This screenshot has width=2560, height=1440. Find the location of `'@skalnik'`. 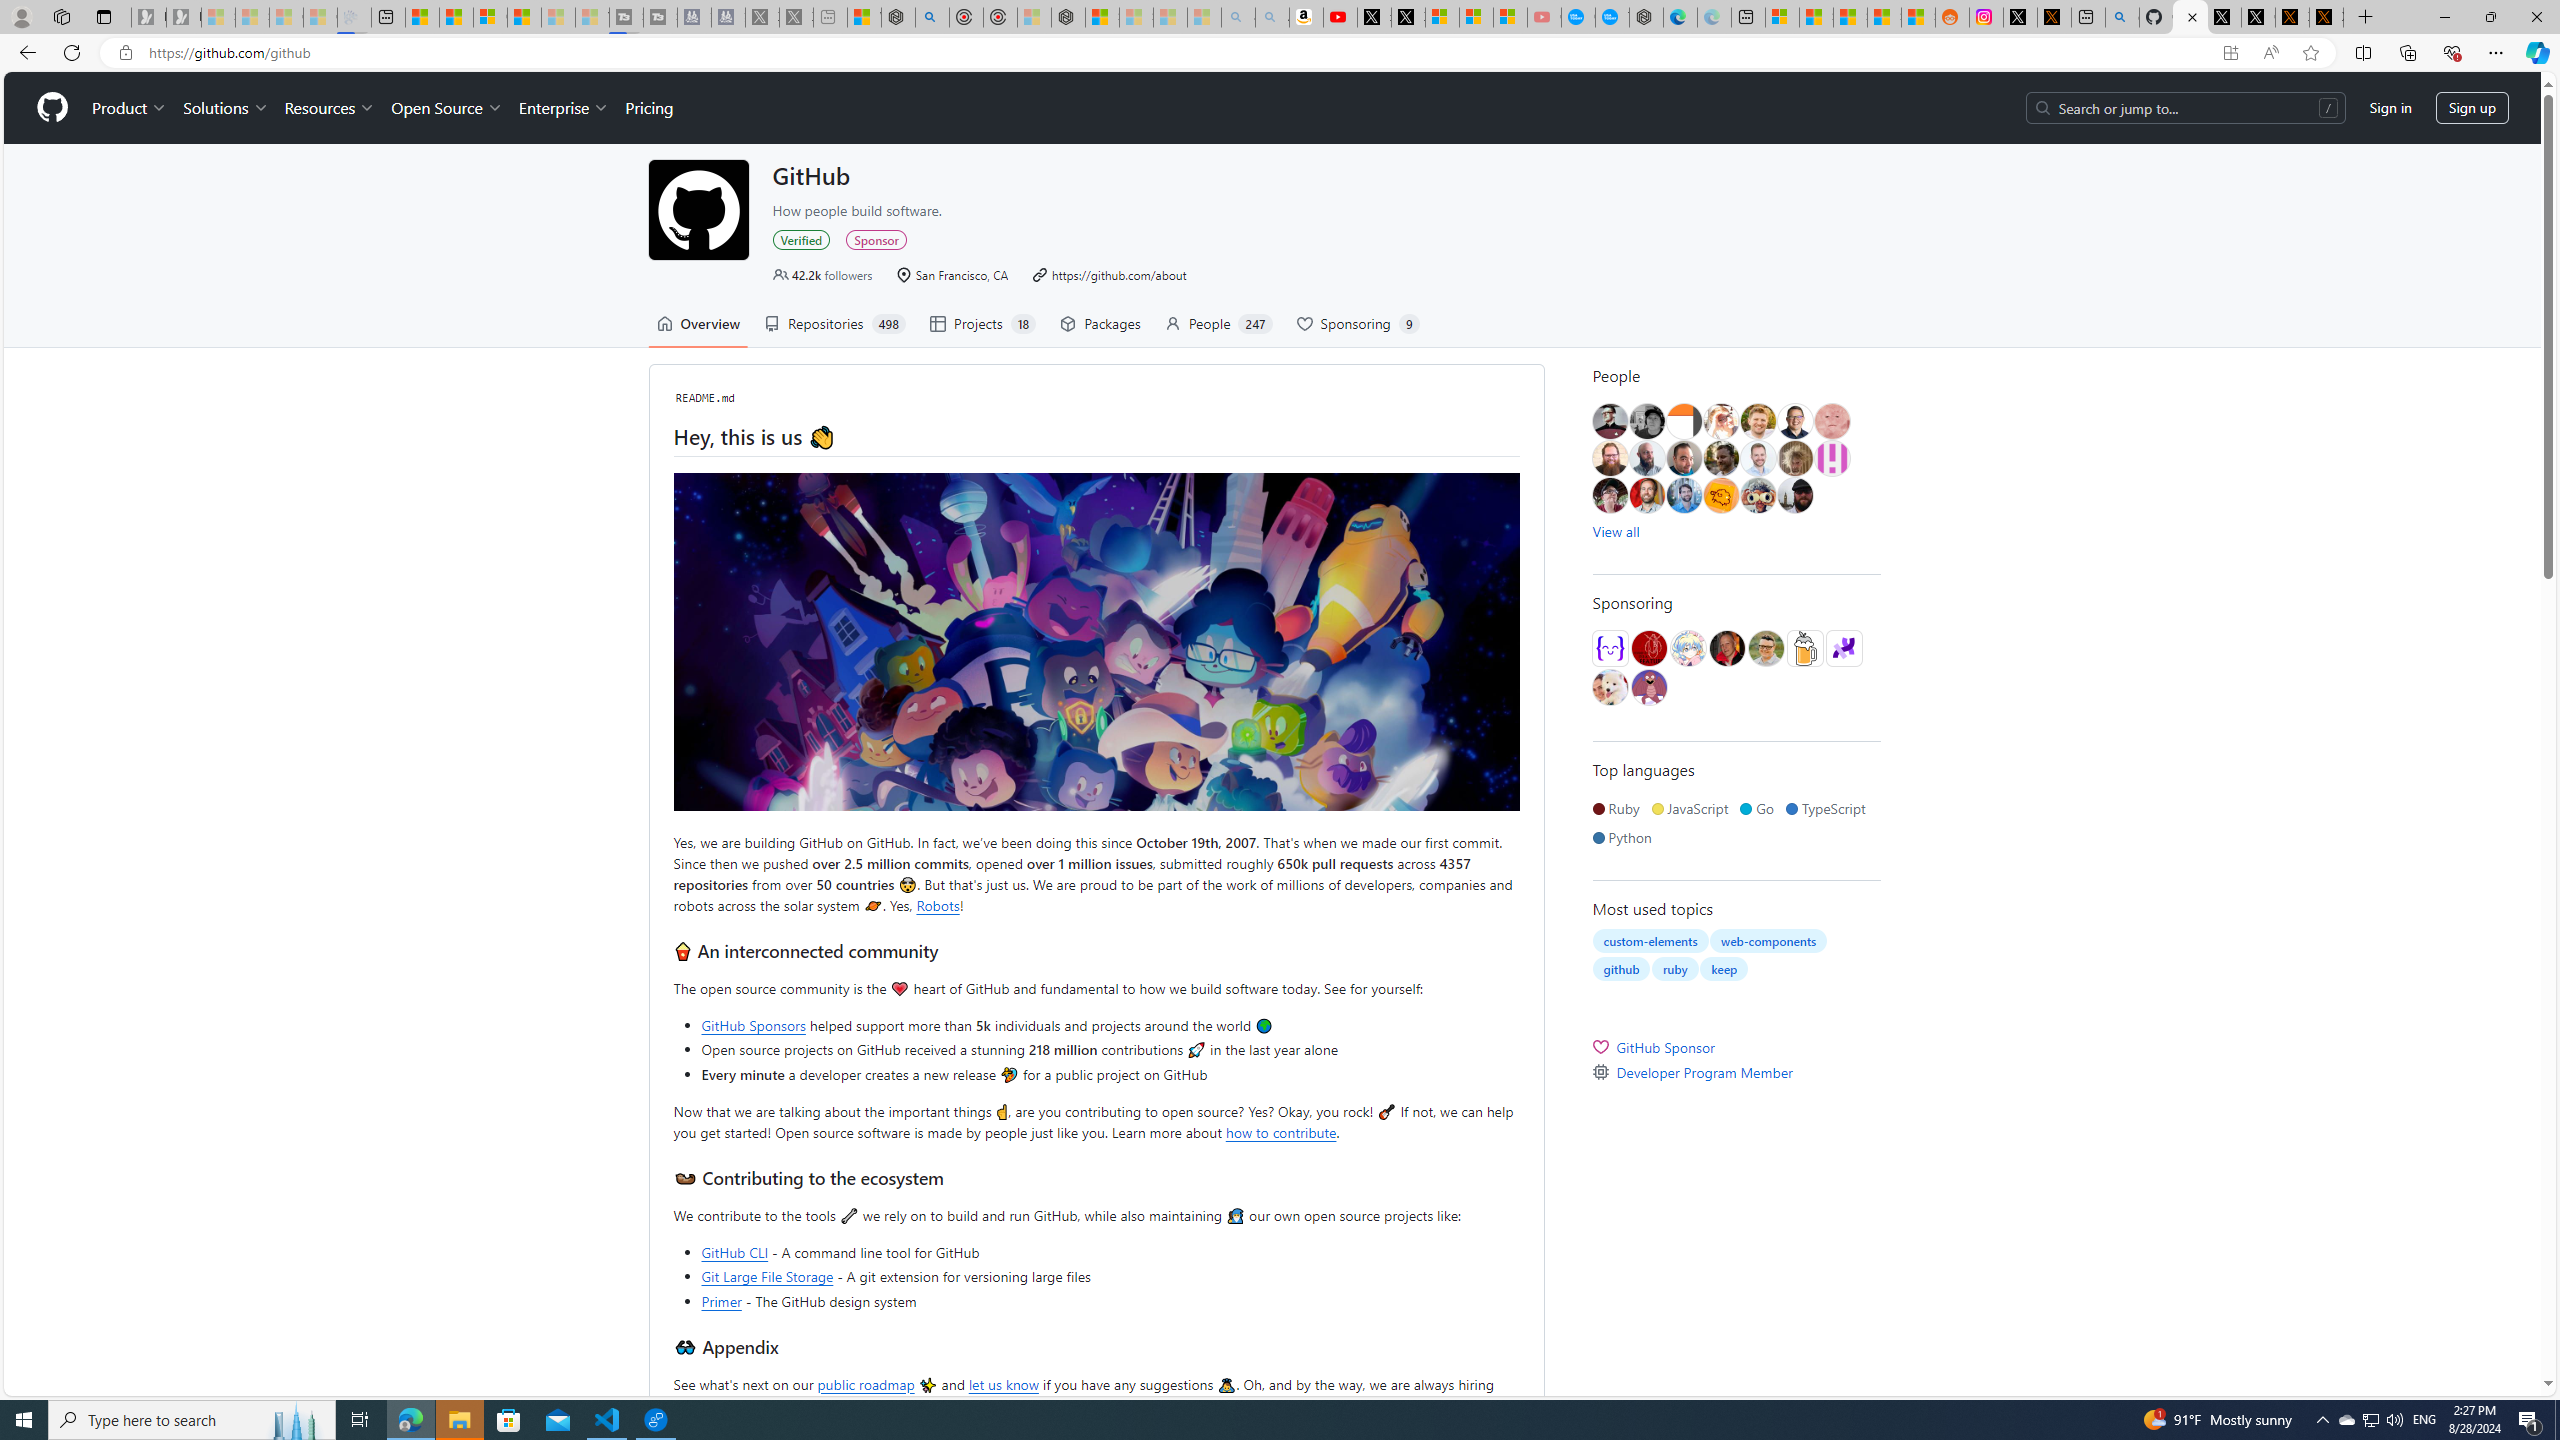

'@skalnik' is located at coordinates (1831, 421).